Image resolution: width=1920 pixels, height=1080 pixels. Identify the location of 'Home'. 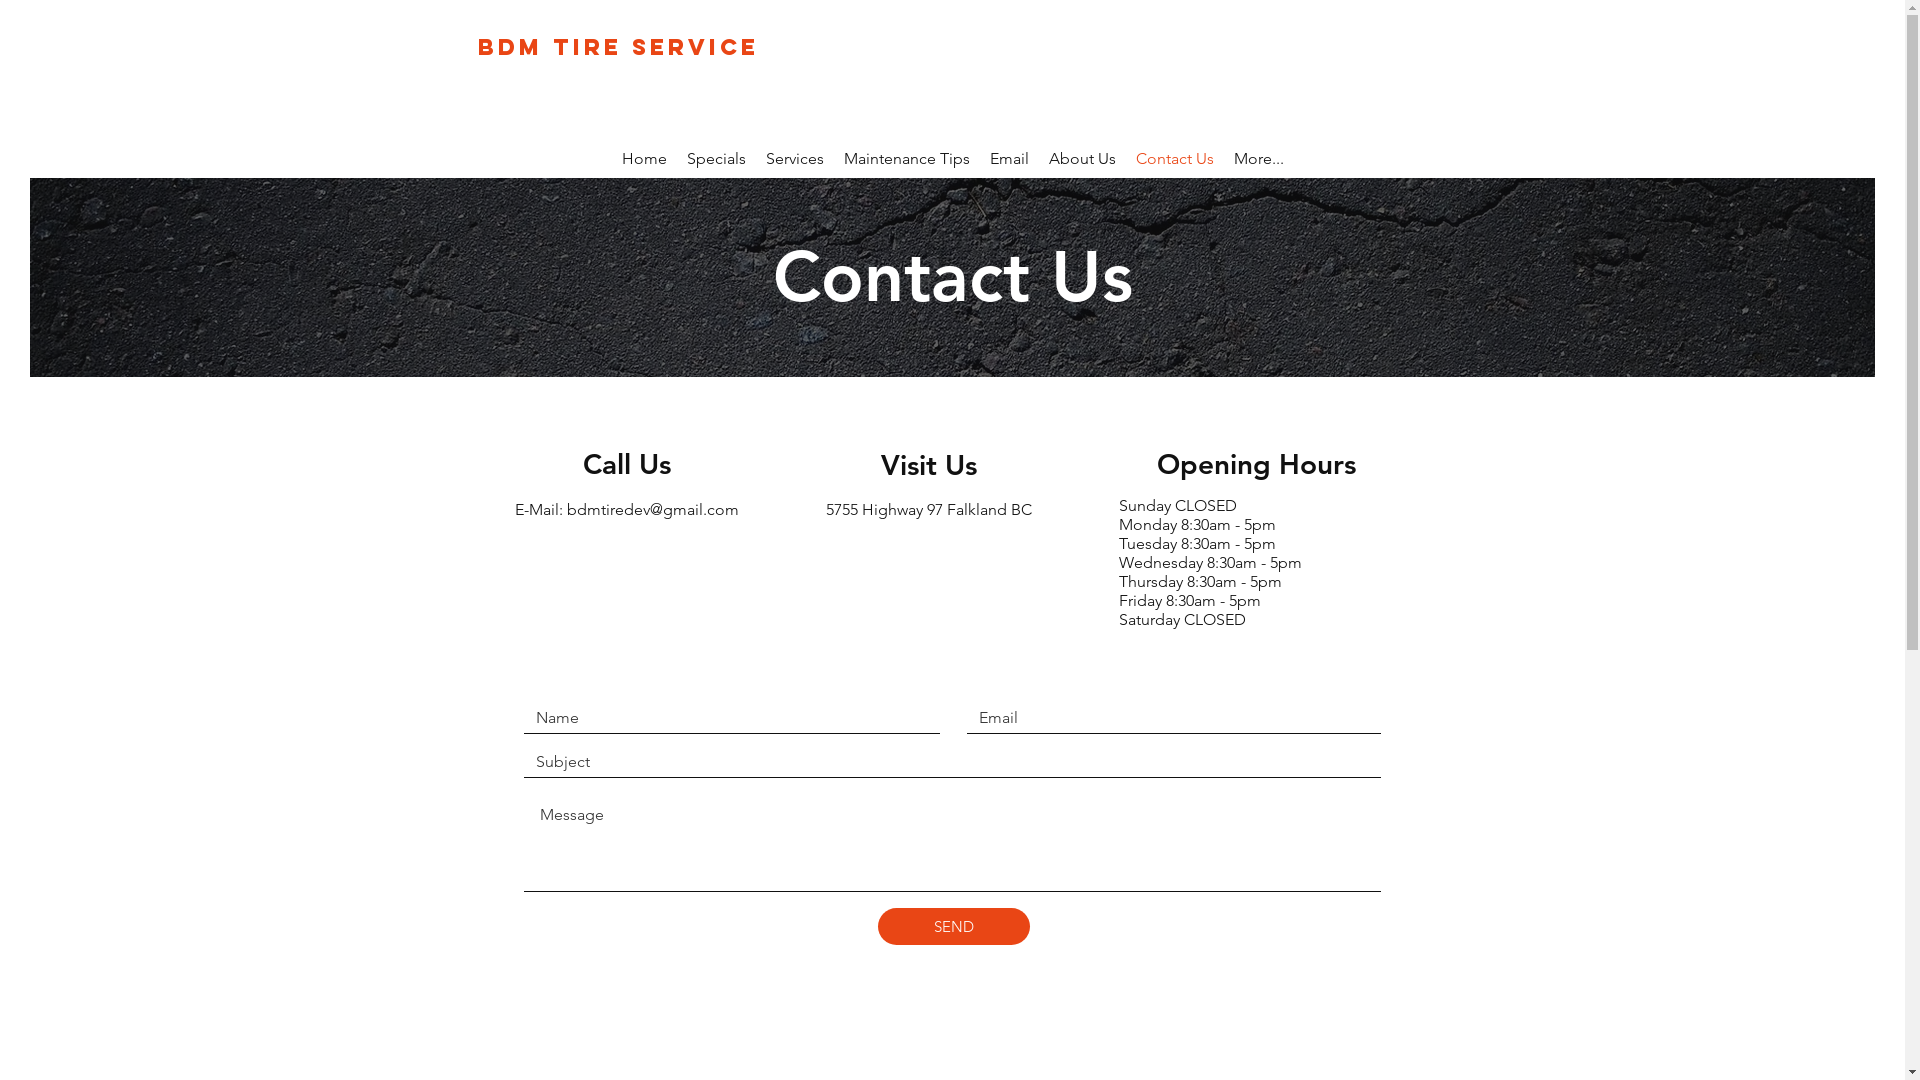
(644, 161).